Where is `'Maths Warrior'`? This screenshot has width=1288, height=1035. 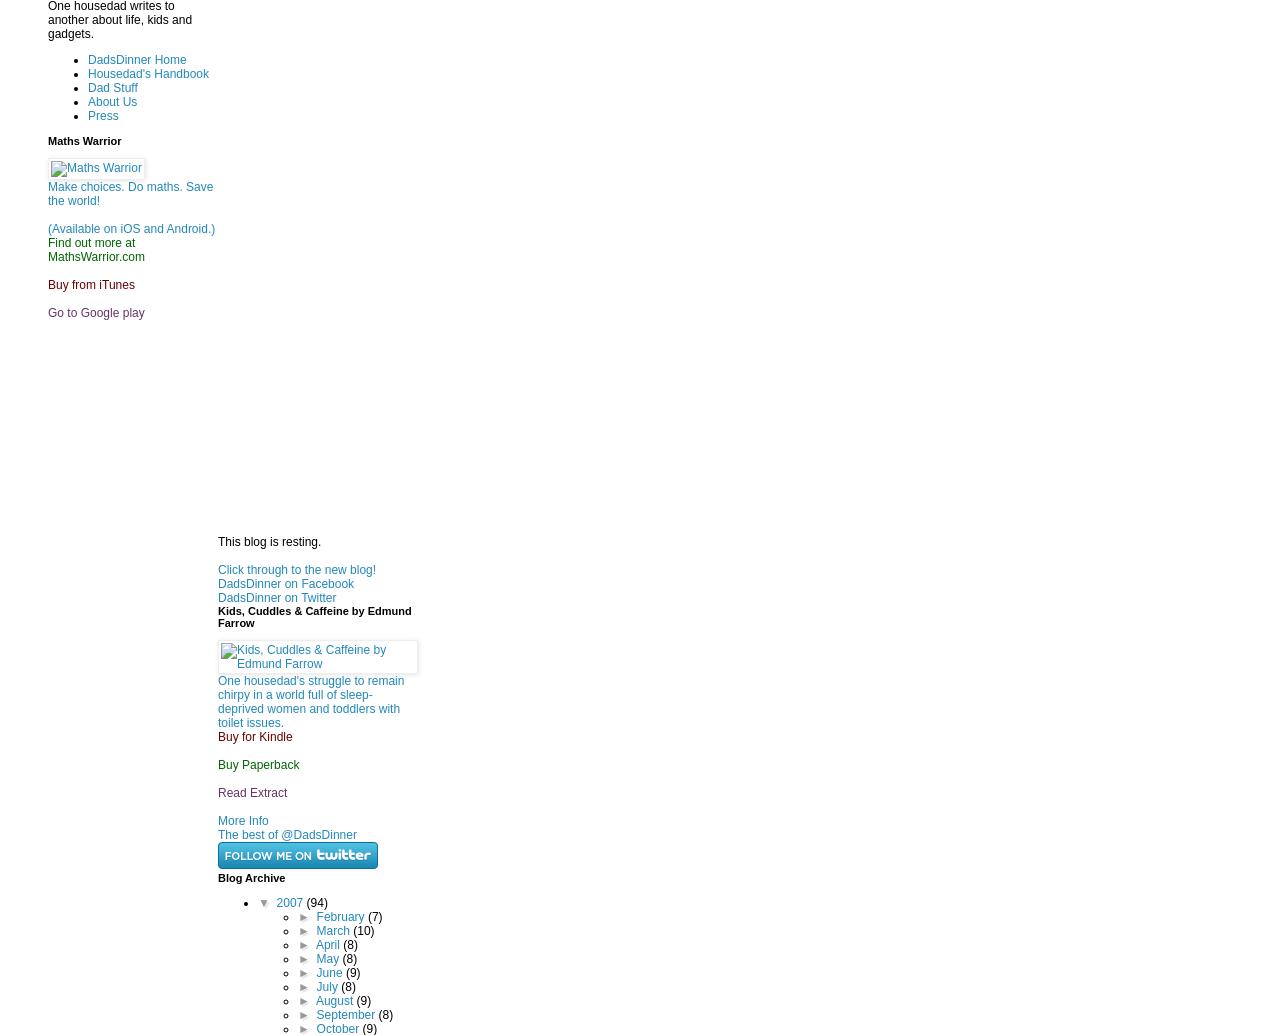 'Maths Warrior' is located at coordinates (84, 140).